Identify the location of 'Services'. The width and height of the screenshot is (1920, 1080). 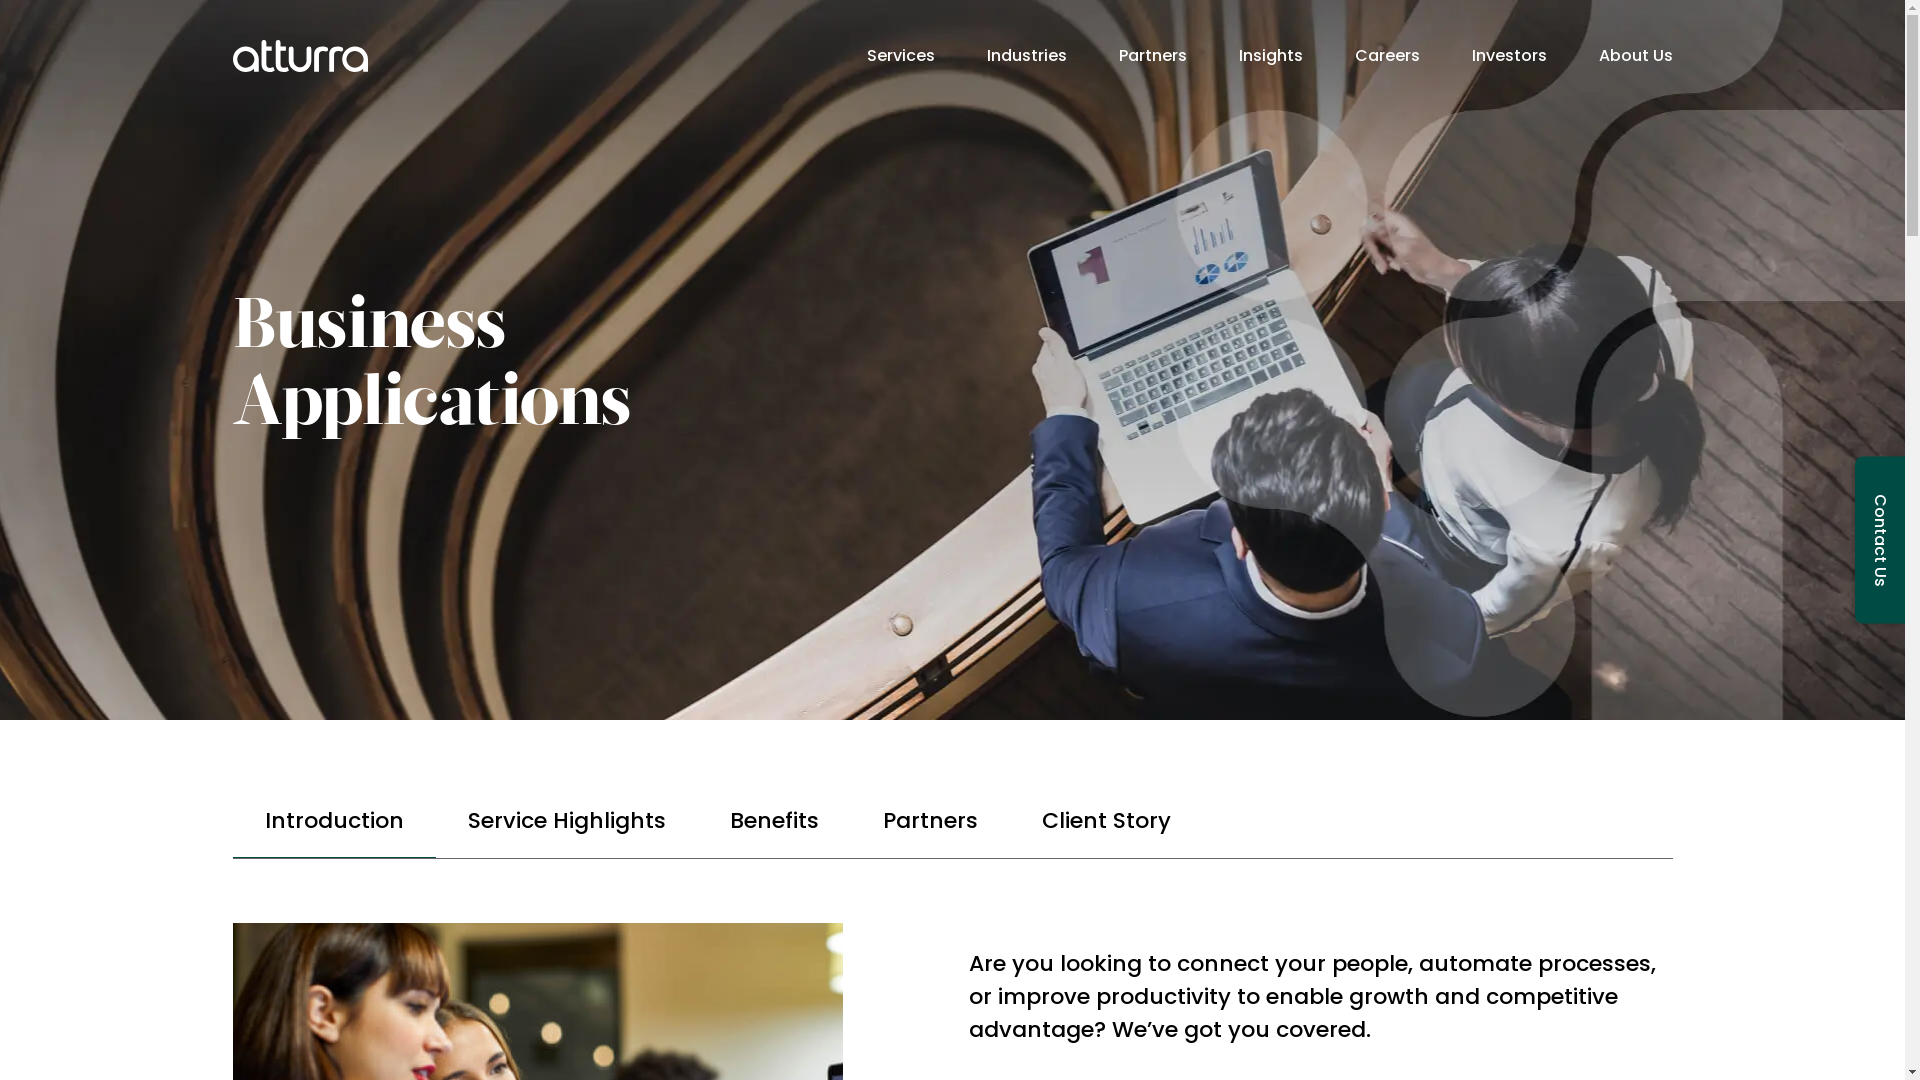
(899, 55).